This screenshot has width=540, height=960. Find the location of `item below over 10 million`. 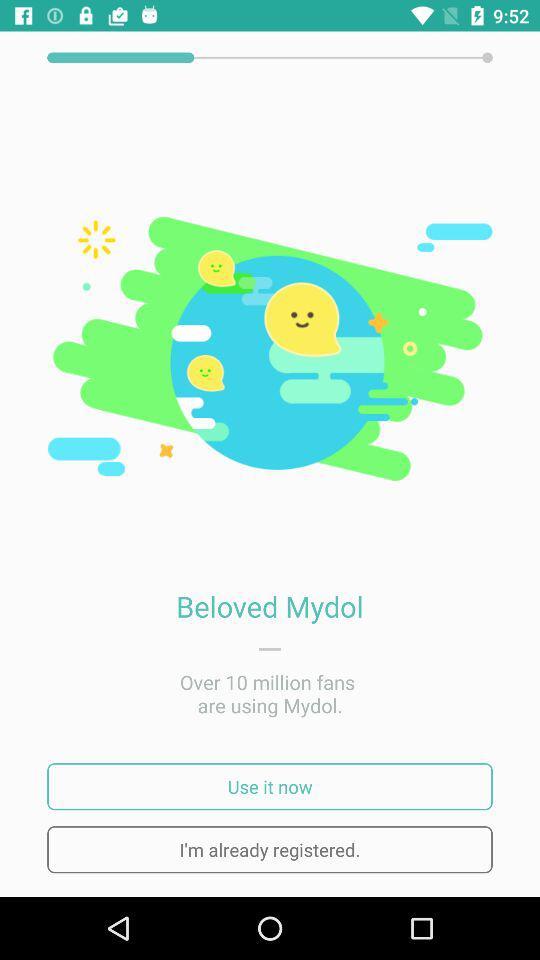

item below over 10 million is located at coordinates (270, 786).